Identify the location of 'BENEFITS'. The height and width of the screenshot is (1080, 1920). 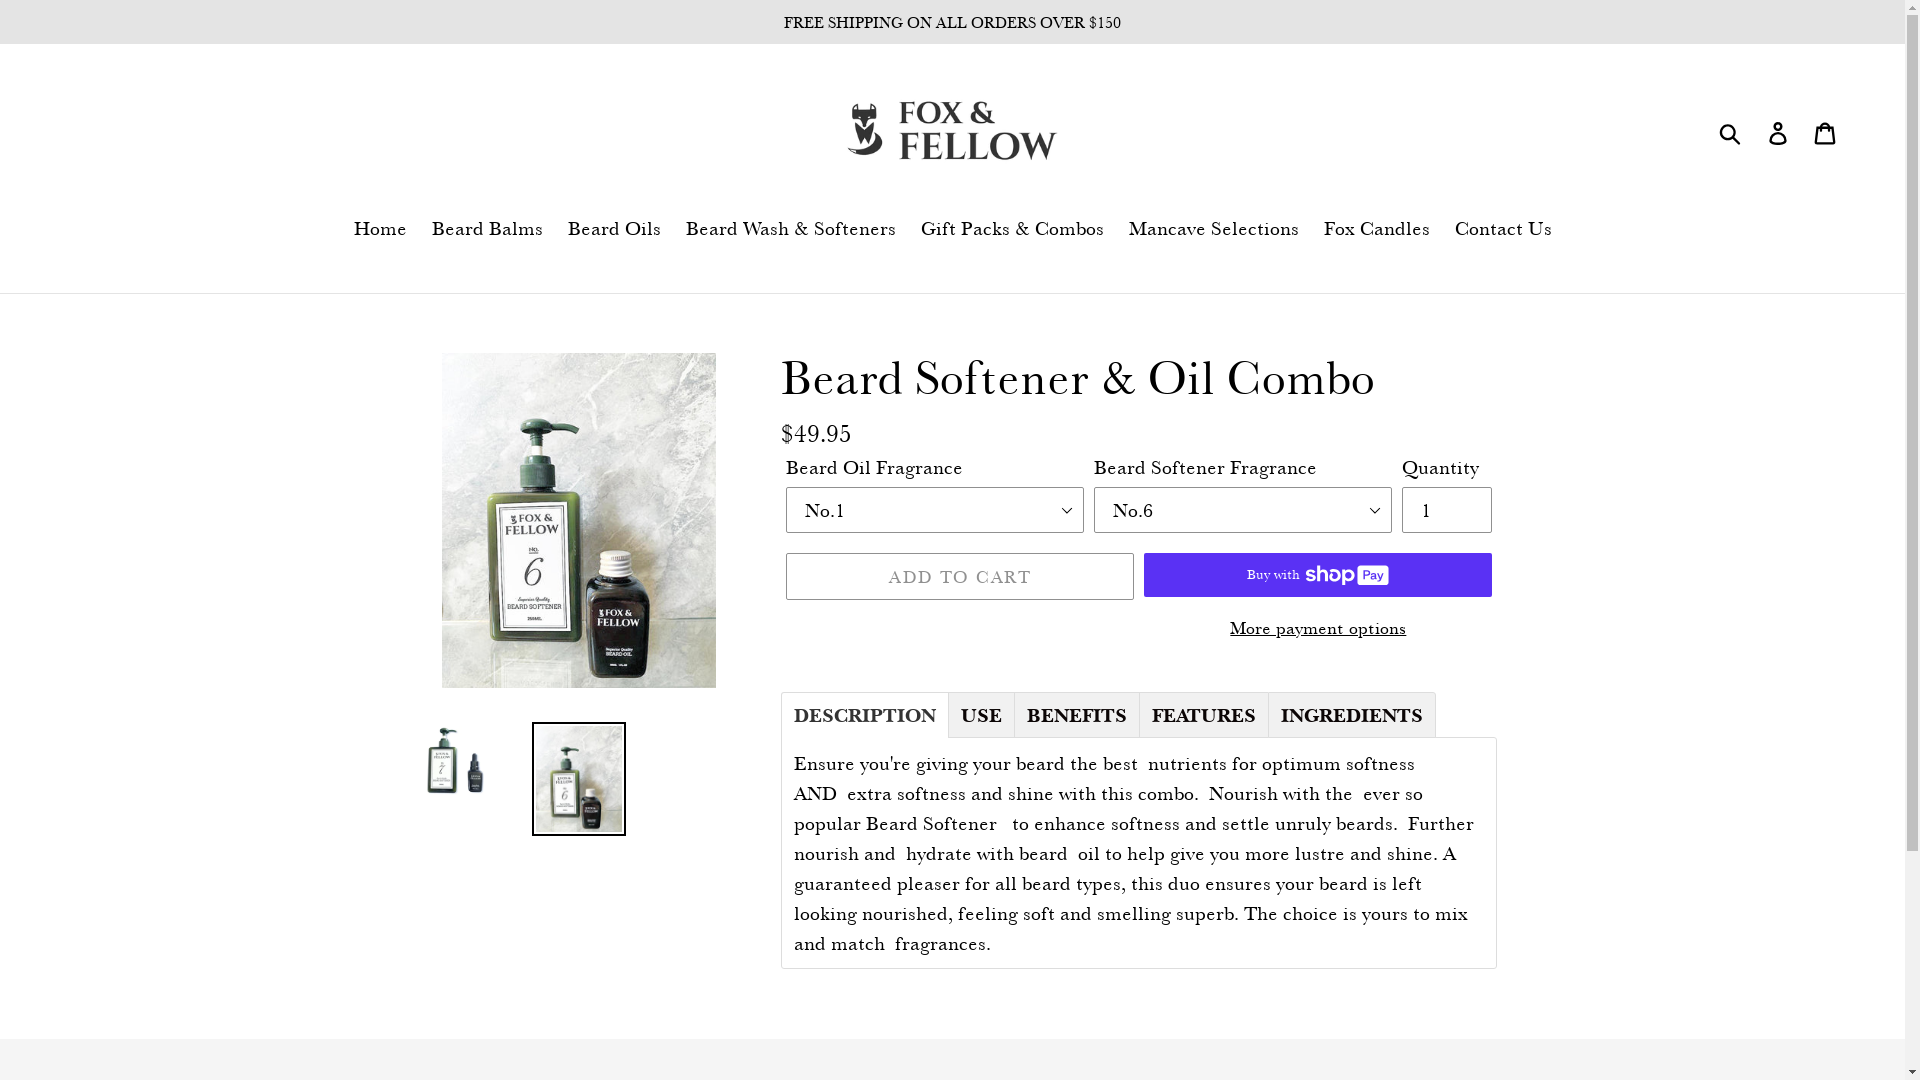
(1027, 713).